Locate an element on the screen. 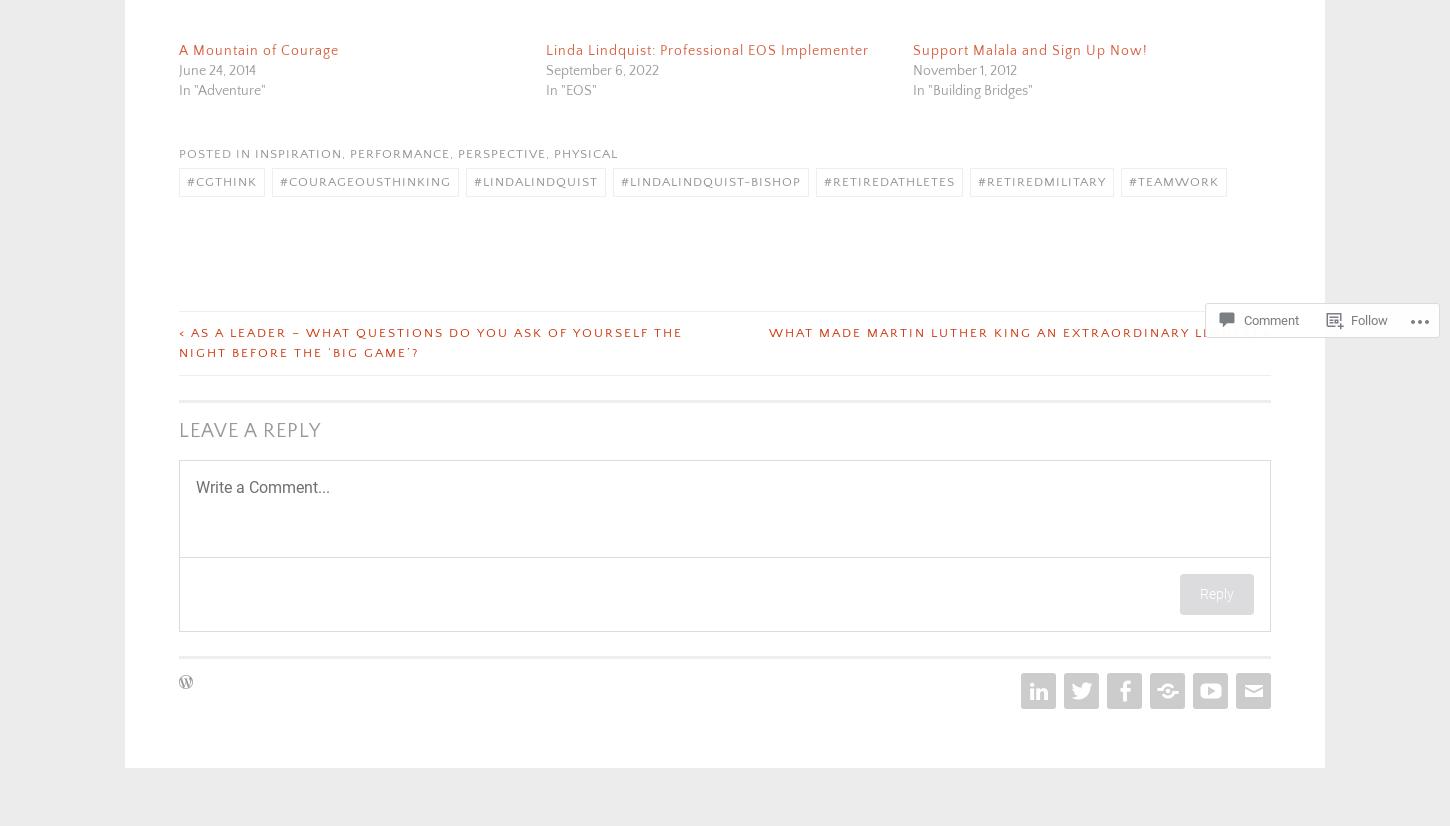 This screenshot has height=826, width=1450. 'Leave a Reply' is located at coordinates (249, 431).